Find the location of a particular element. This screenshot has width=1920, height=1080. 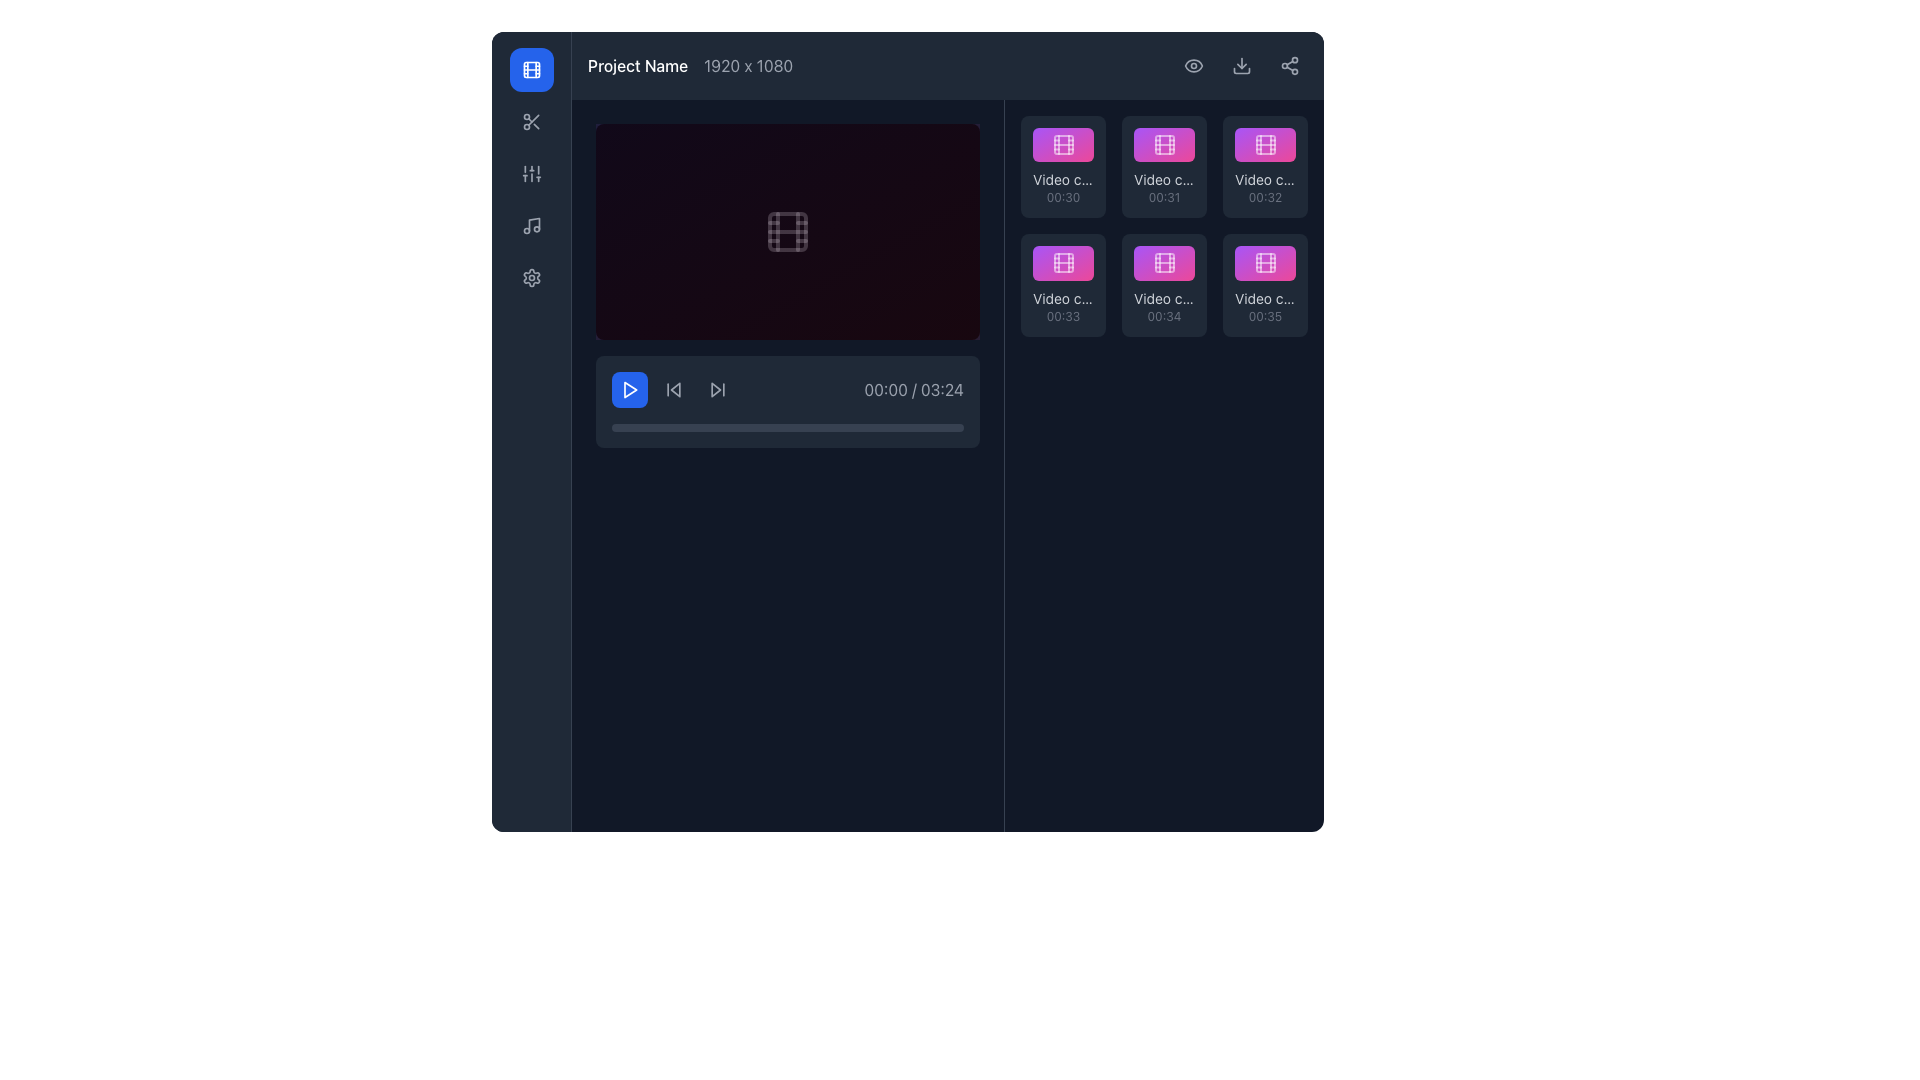

the progress bar is located at coordinates (868, 427).